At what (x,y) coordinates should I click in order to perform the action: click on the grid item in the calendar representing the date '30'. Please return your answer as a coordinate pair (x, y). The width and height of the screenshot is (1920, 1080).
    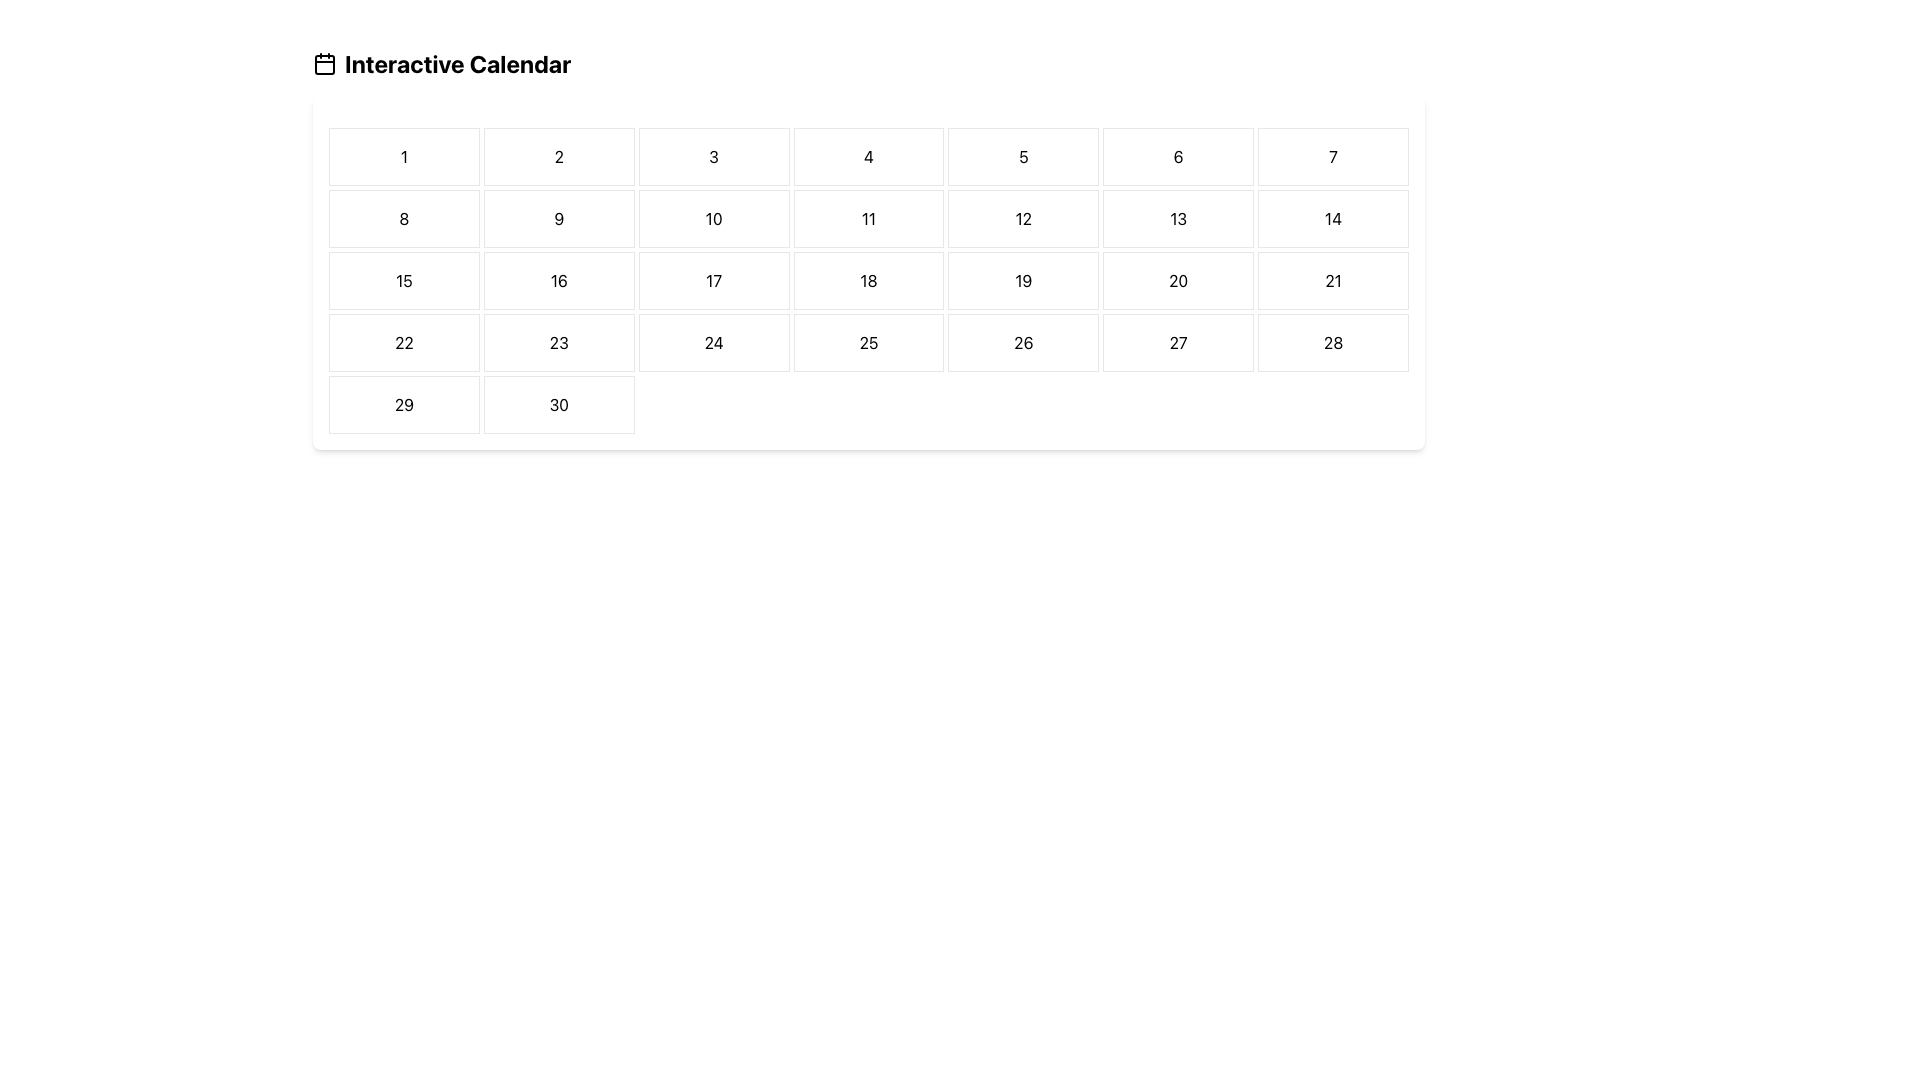
    Looking at the image, I should click on (559, 405).